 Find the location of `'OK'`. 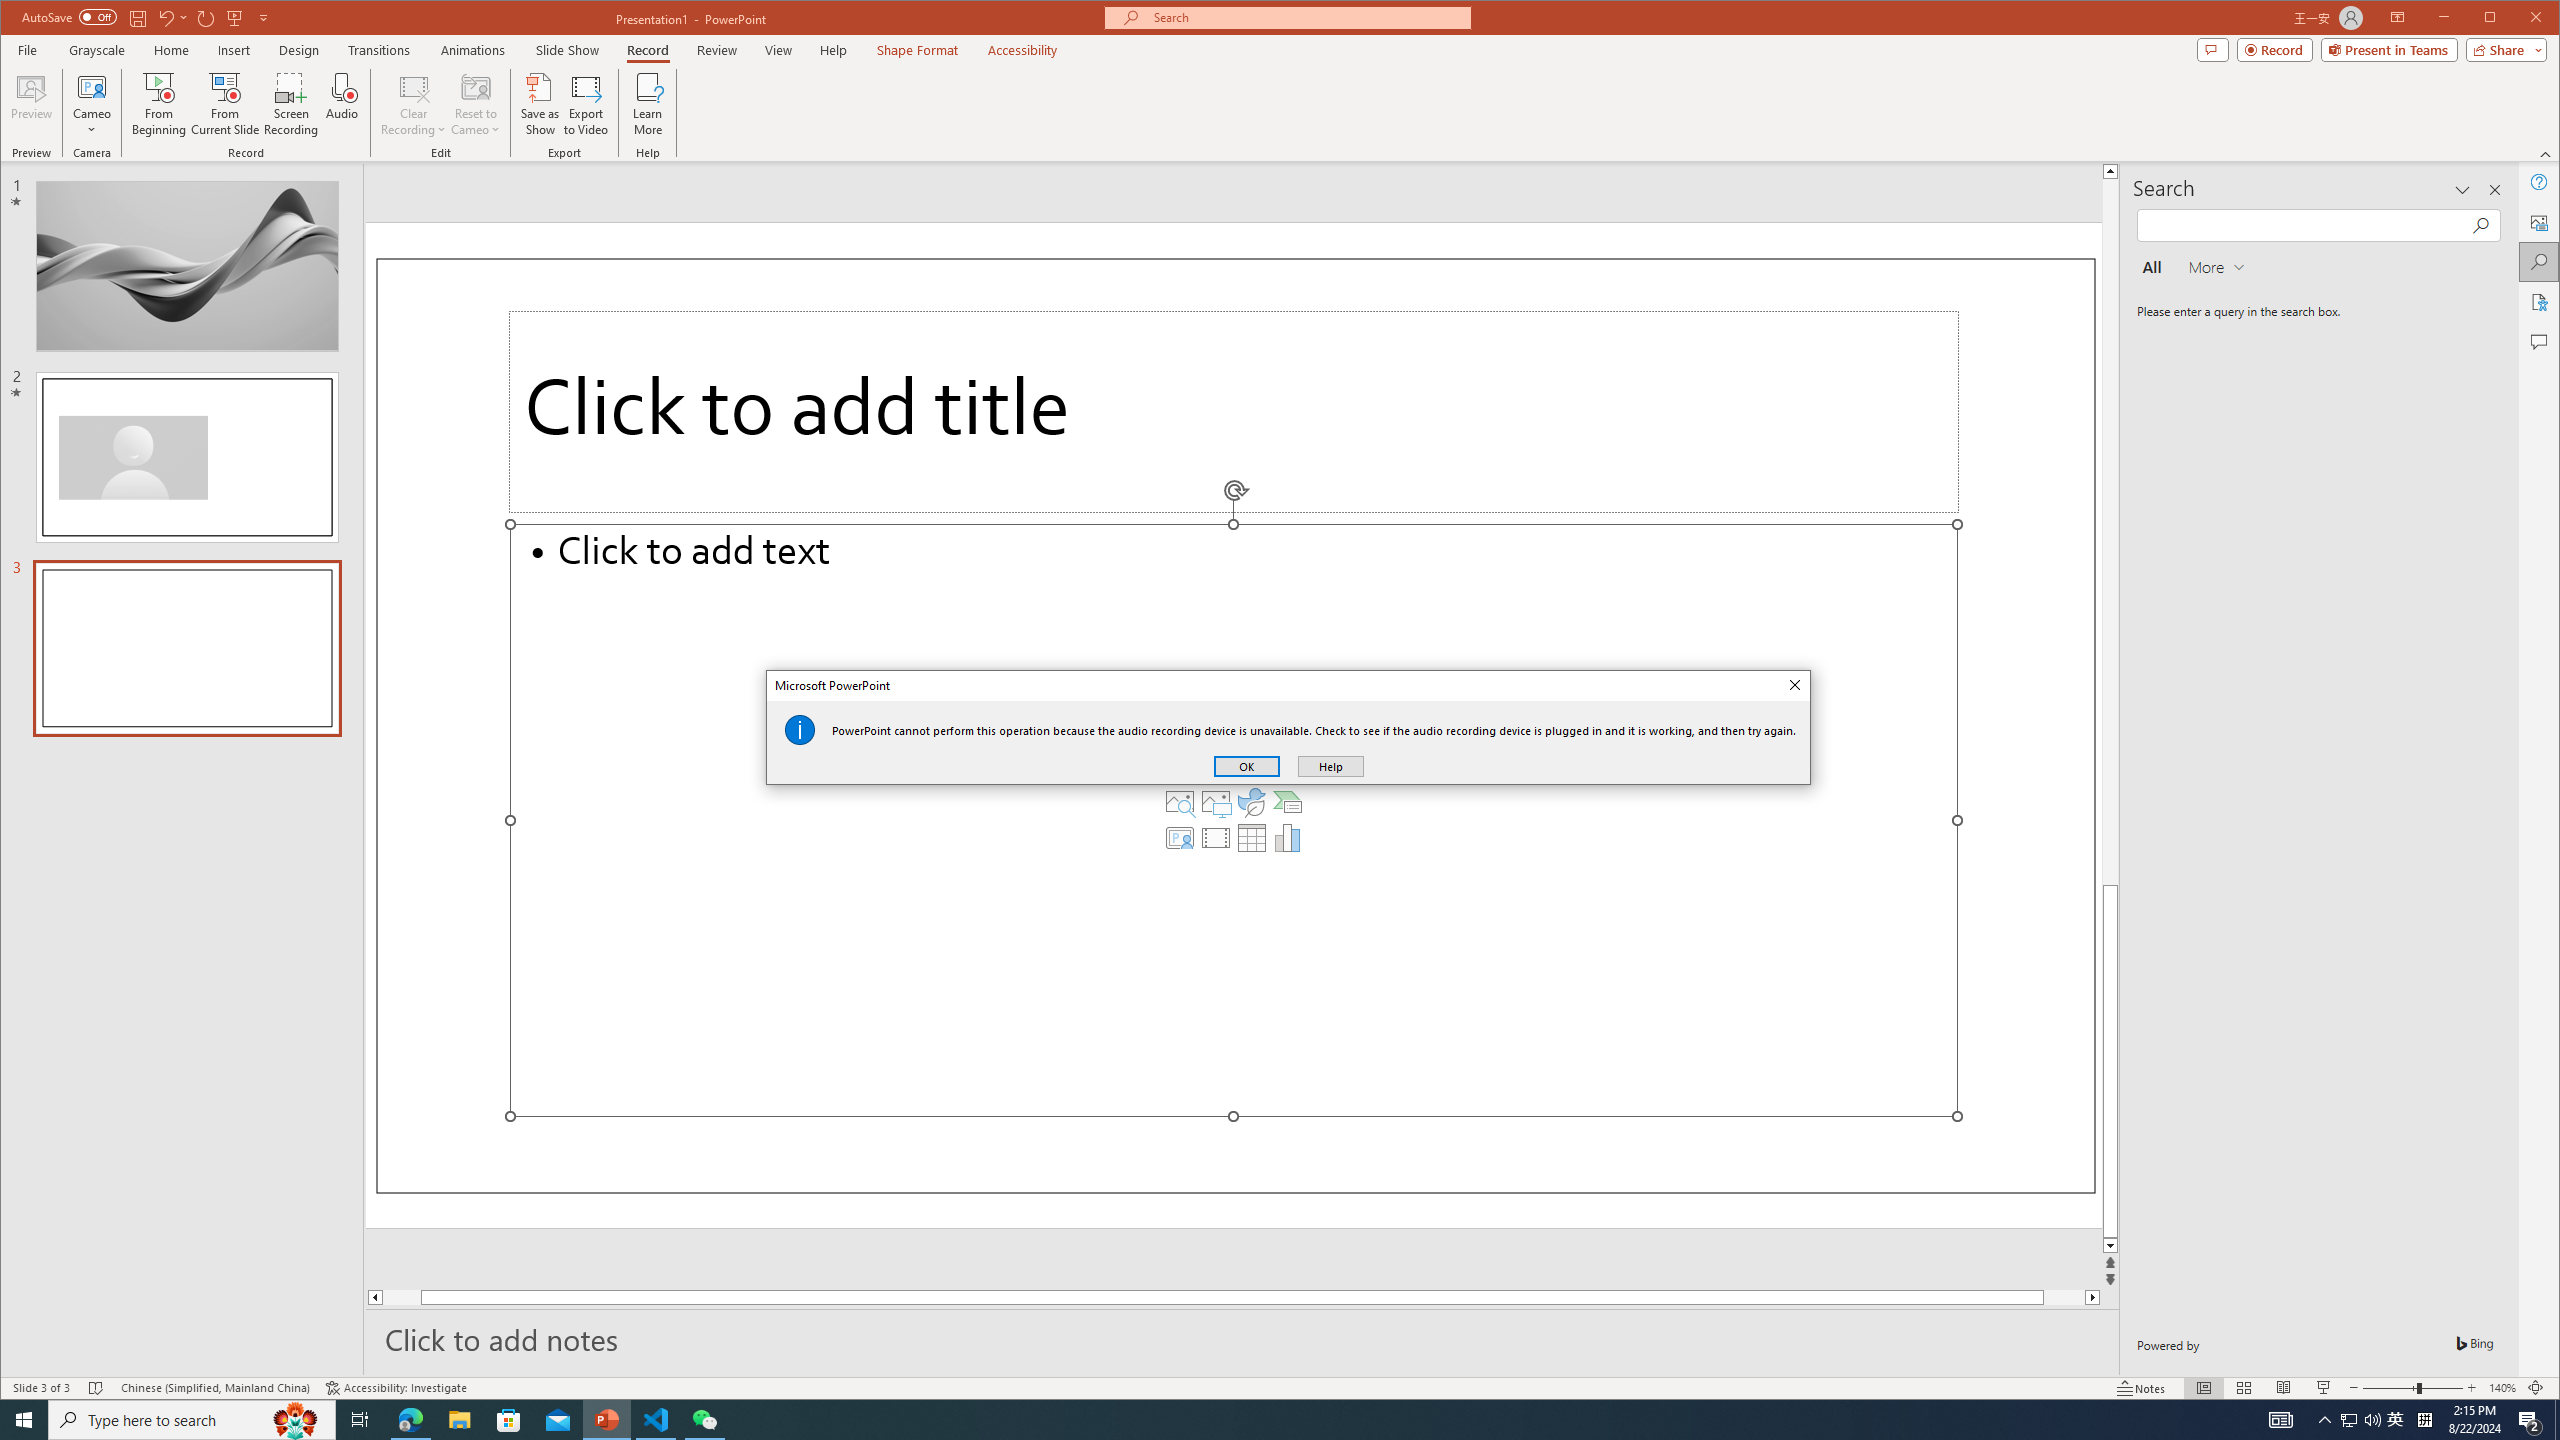

'OK' is located at coordinates (1246, 765).